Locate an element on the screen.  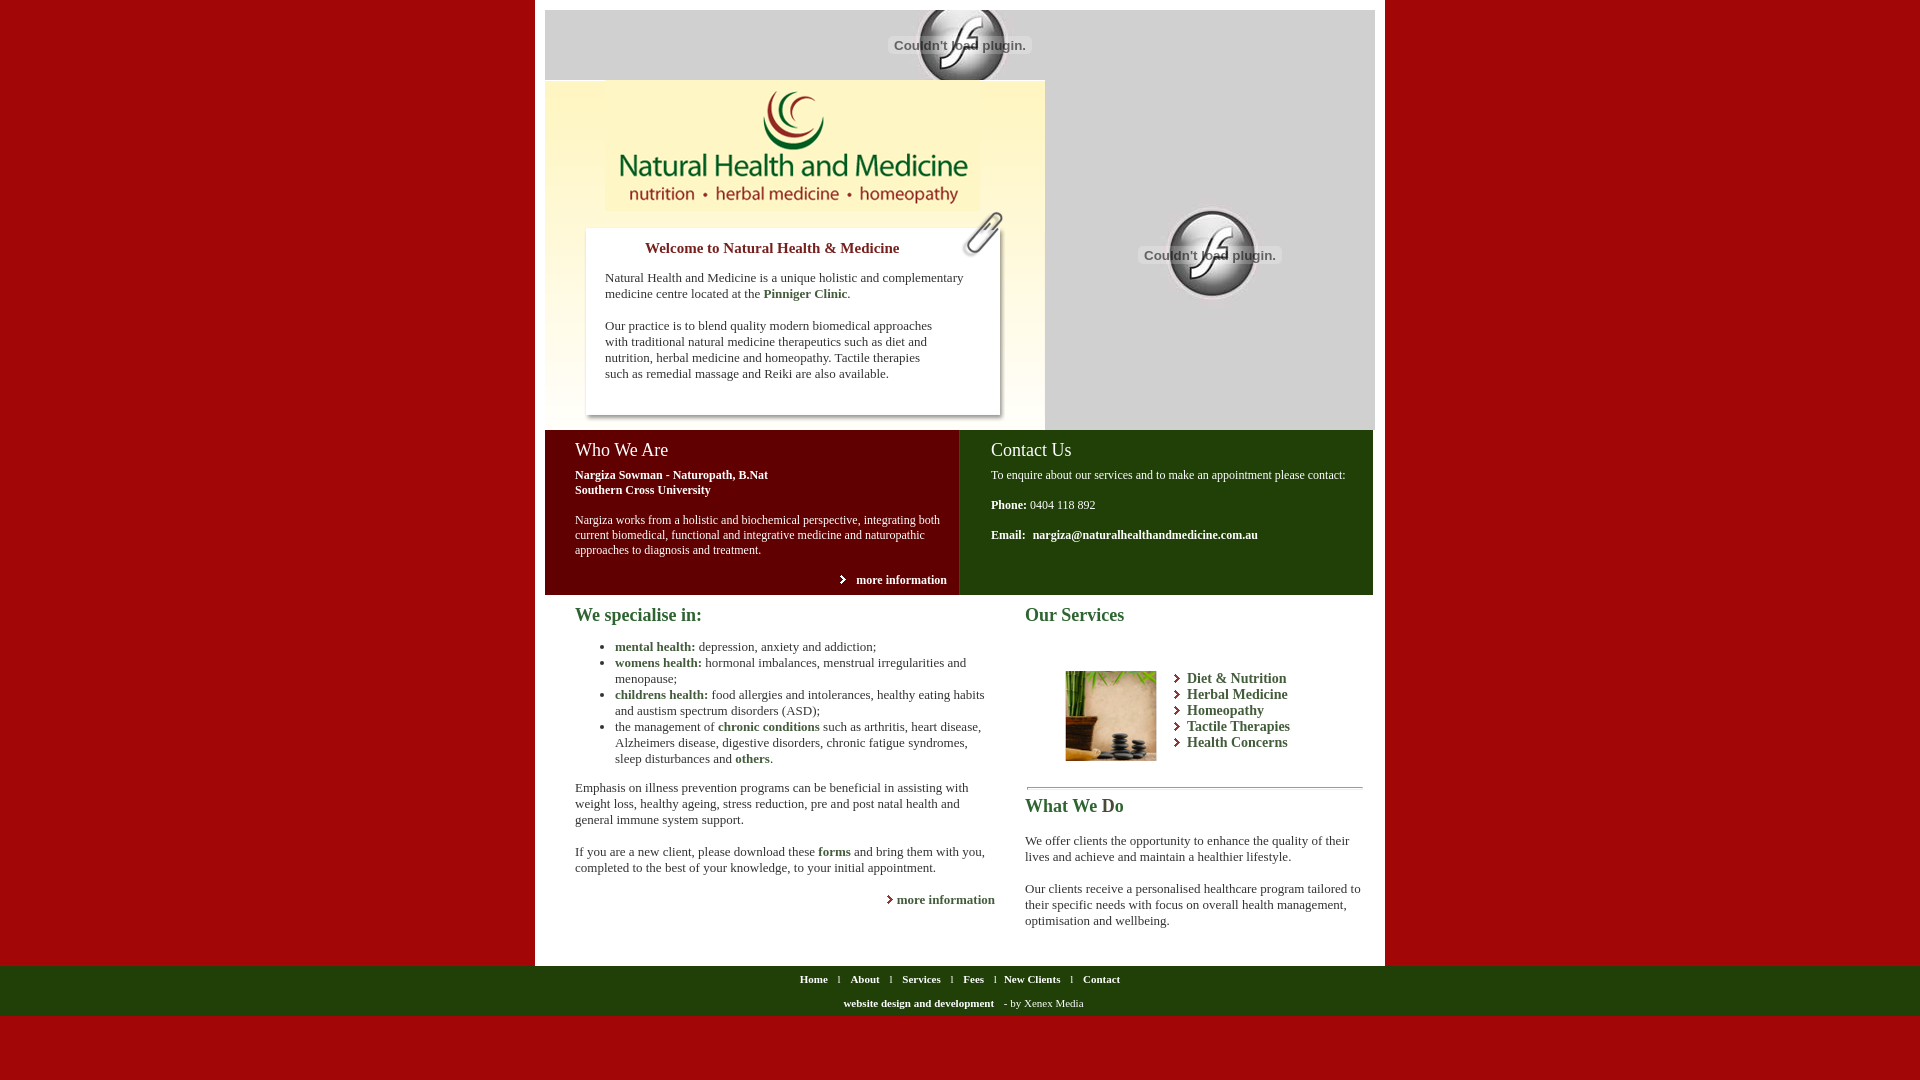
'Health Concerns' is located at coordinates (1236, 742).